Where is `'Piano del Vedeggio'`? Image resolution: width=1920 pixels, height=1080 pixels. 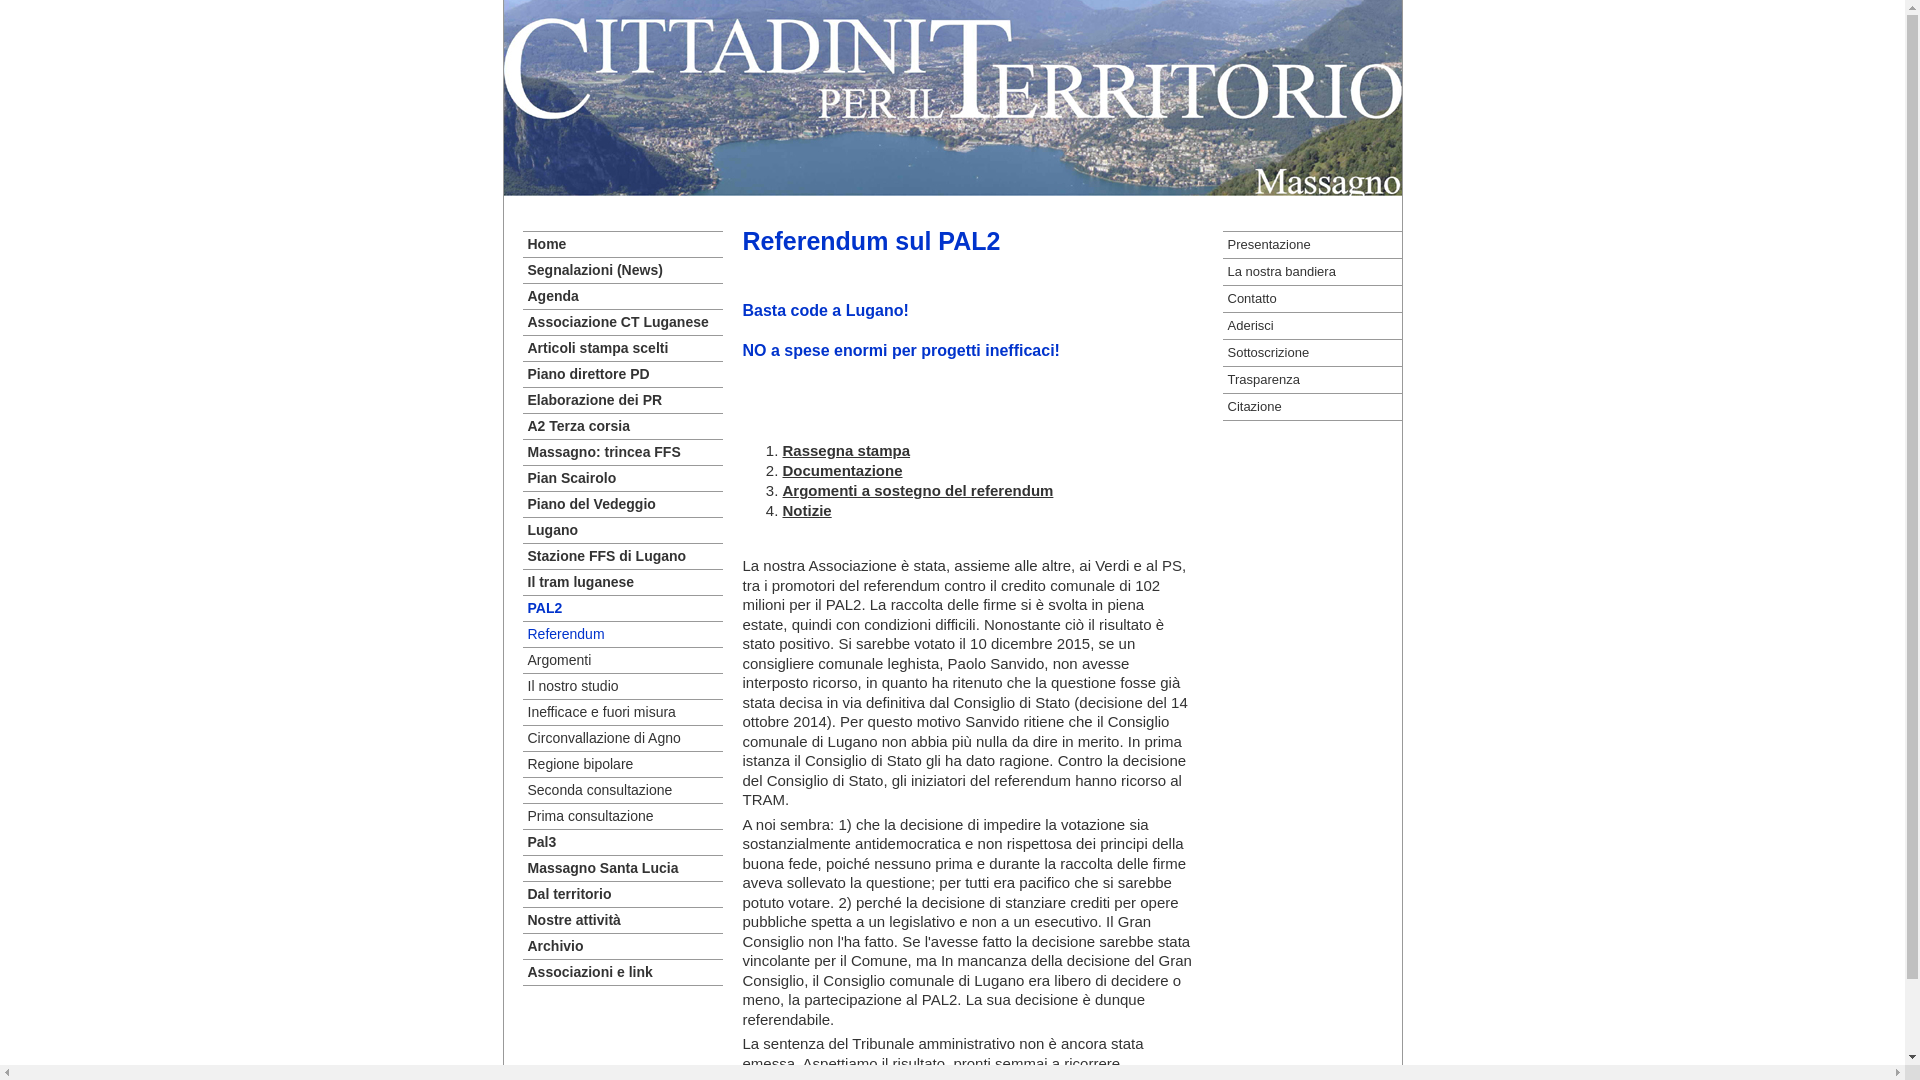
'Piano del Vedeggio' is located at coordinates (621, 503).